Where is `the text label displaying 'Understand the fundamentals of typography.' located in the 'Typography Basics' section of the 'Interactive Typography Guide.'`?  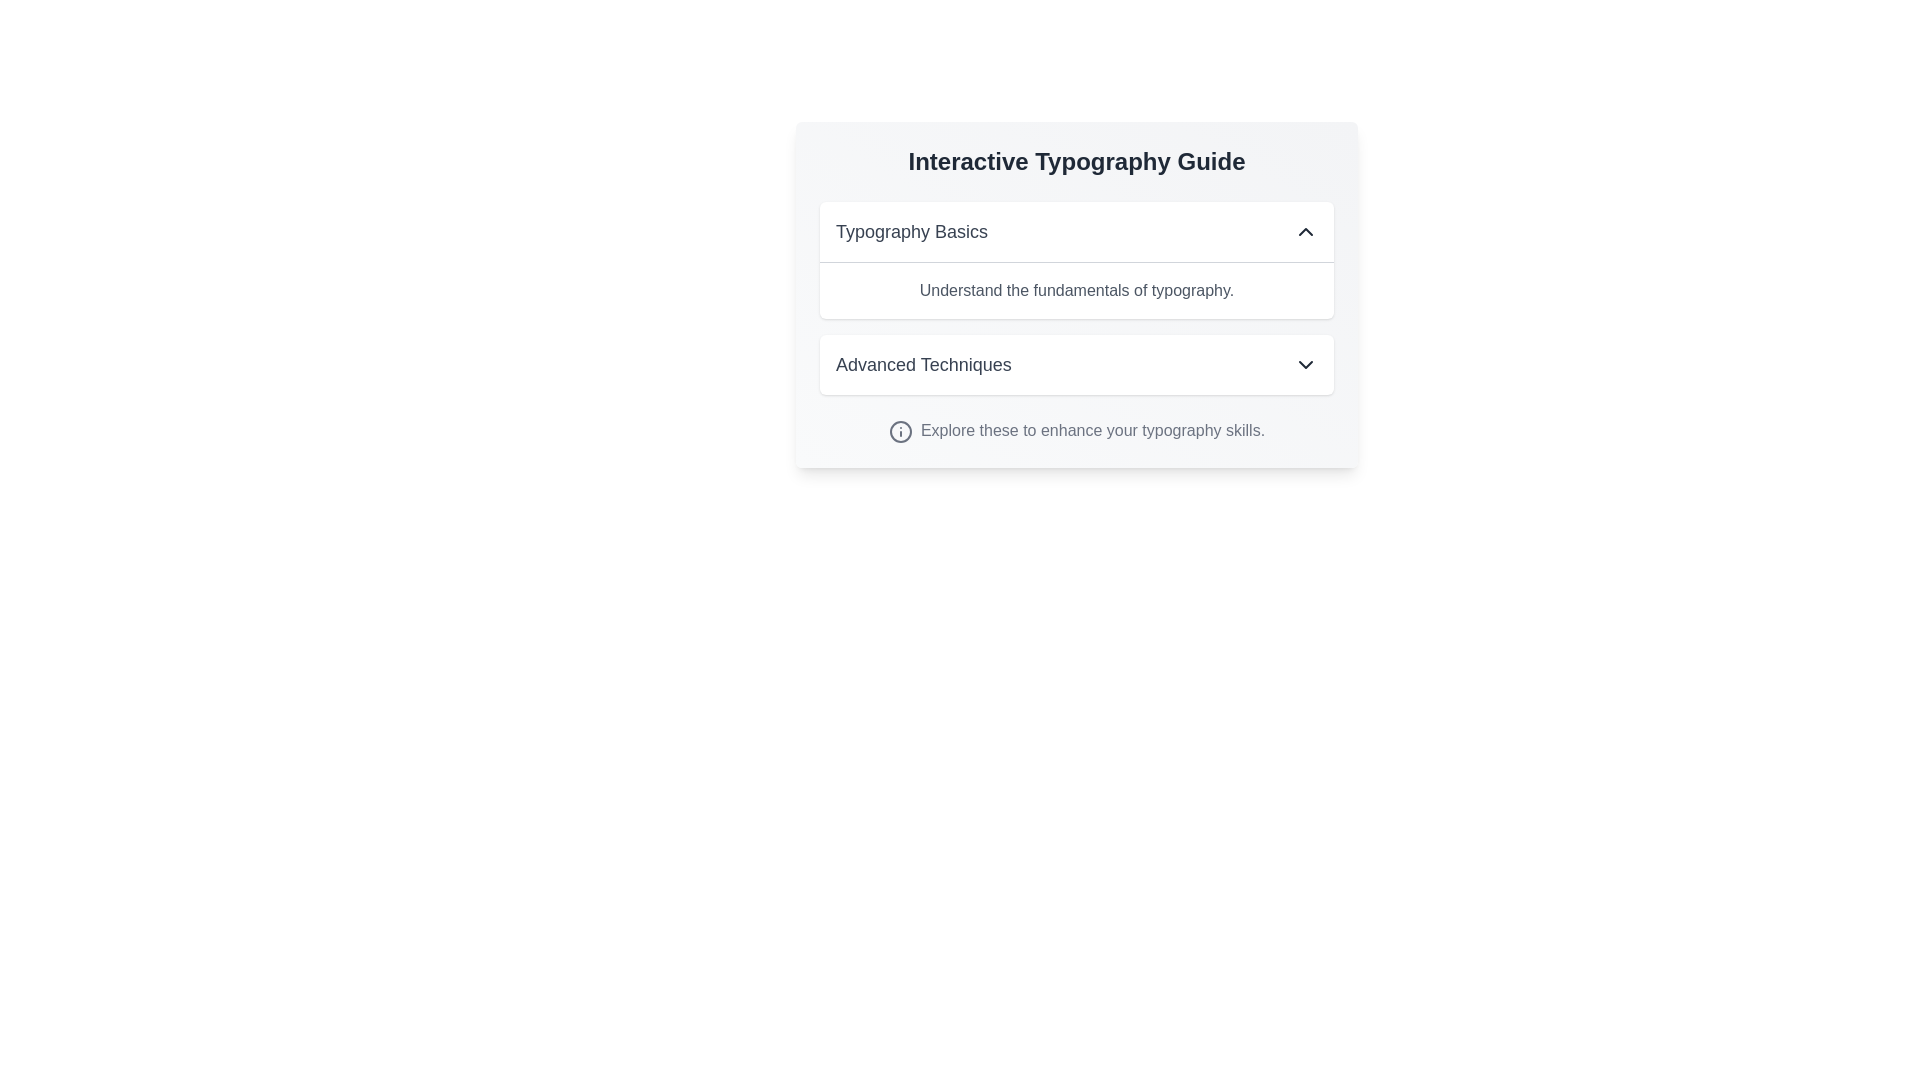
the text label displaying 'Understand the fundamentals of typography.' located in the 'Typography Basics' section of the 'Interactive Typography Guide.' is located at coordinates (1075, 290).